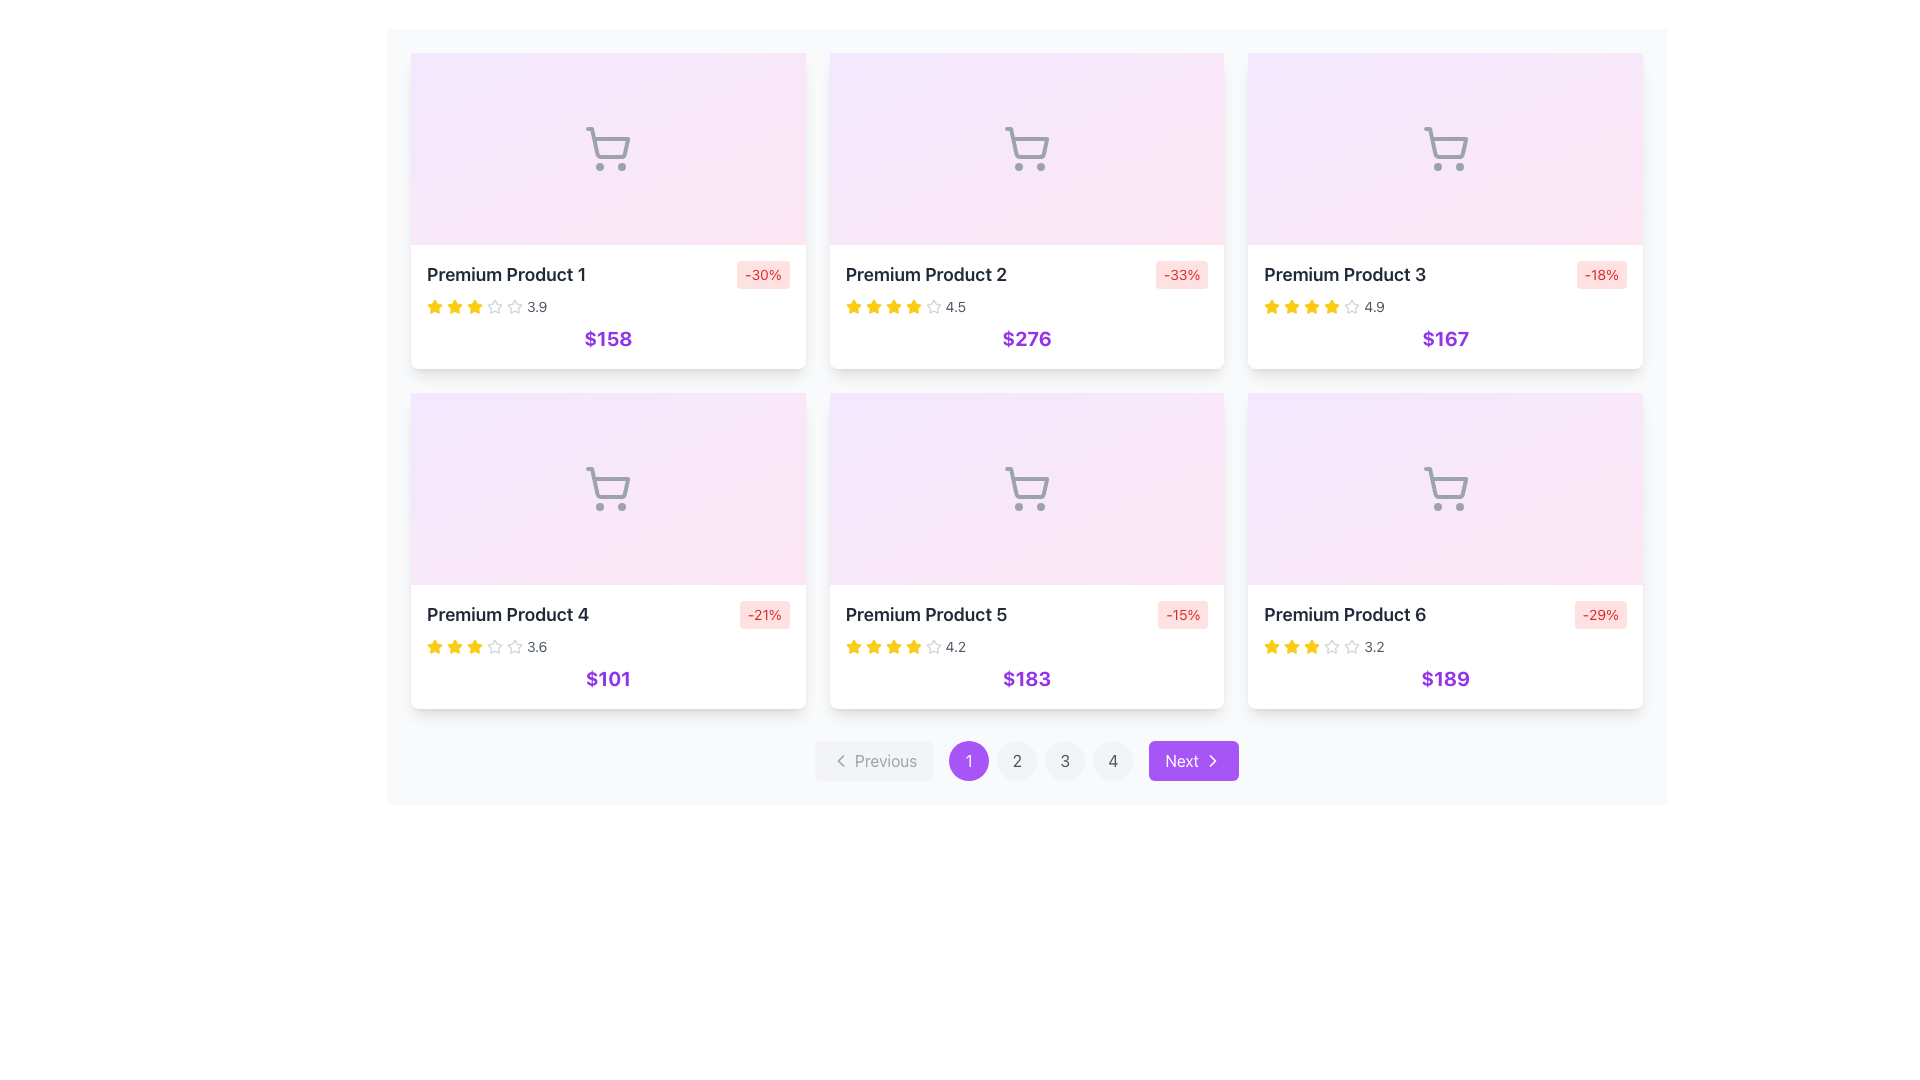 The height and width of the screenshot is (1080, 1920). I want to click on the first yellow star icon in the 'Premium Product 4' card, which is part of a series of five star icons representing a rating system, located next to the '3.6' rating text, so click(434, 647).